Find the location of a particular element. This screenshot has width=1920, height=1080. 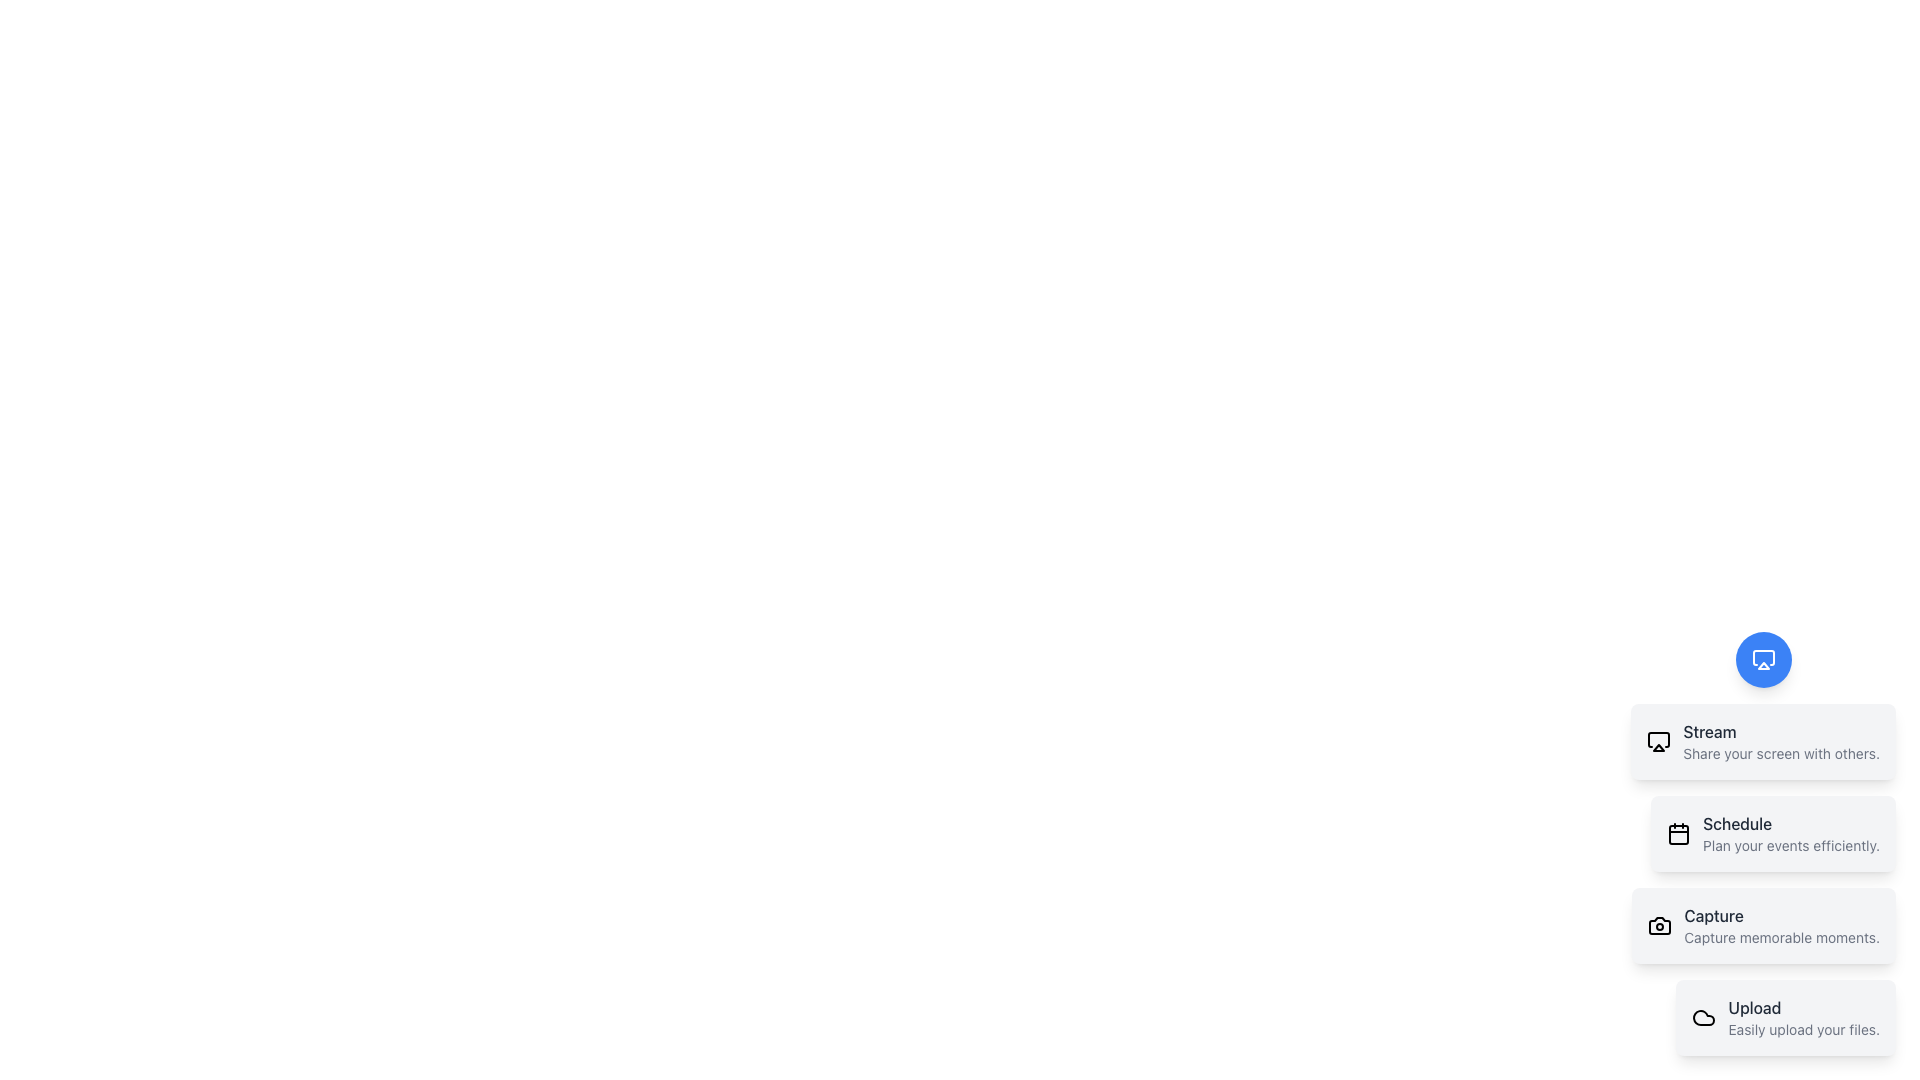

descriptive Text Label associated with the 'Upload' feature, which is the bottom-aligned text located underneath the main 'Upload' text in a vertical list is located at coordinates (1804, 1029).